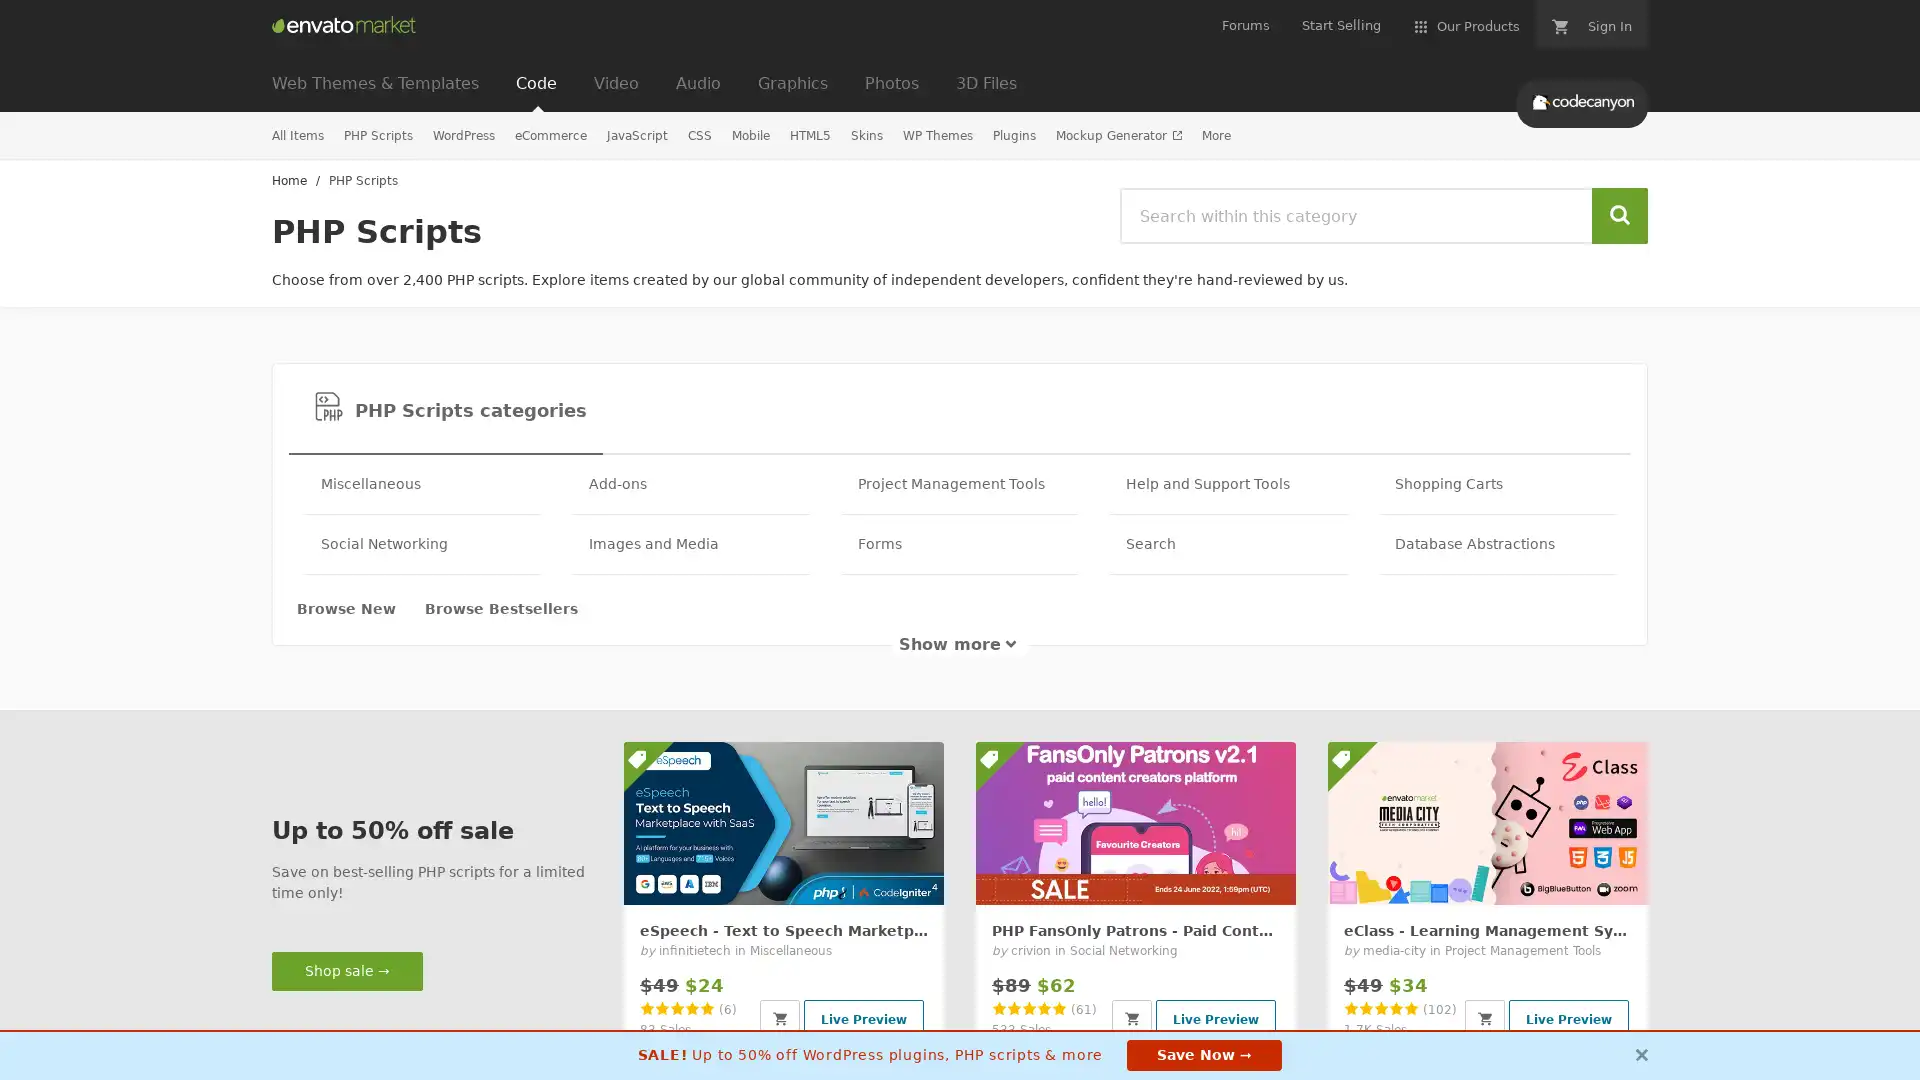  Describe the element at coordinates (1568, 874) in the screenshot. I see `Add to collection` at that location.